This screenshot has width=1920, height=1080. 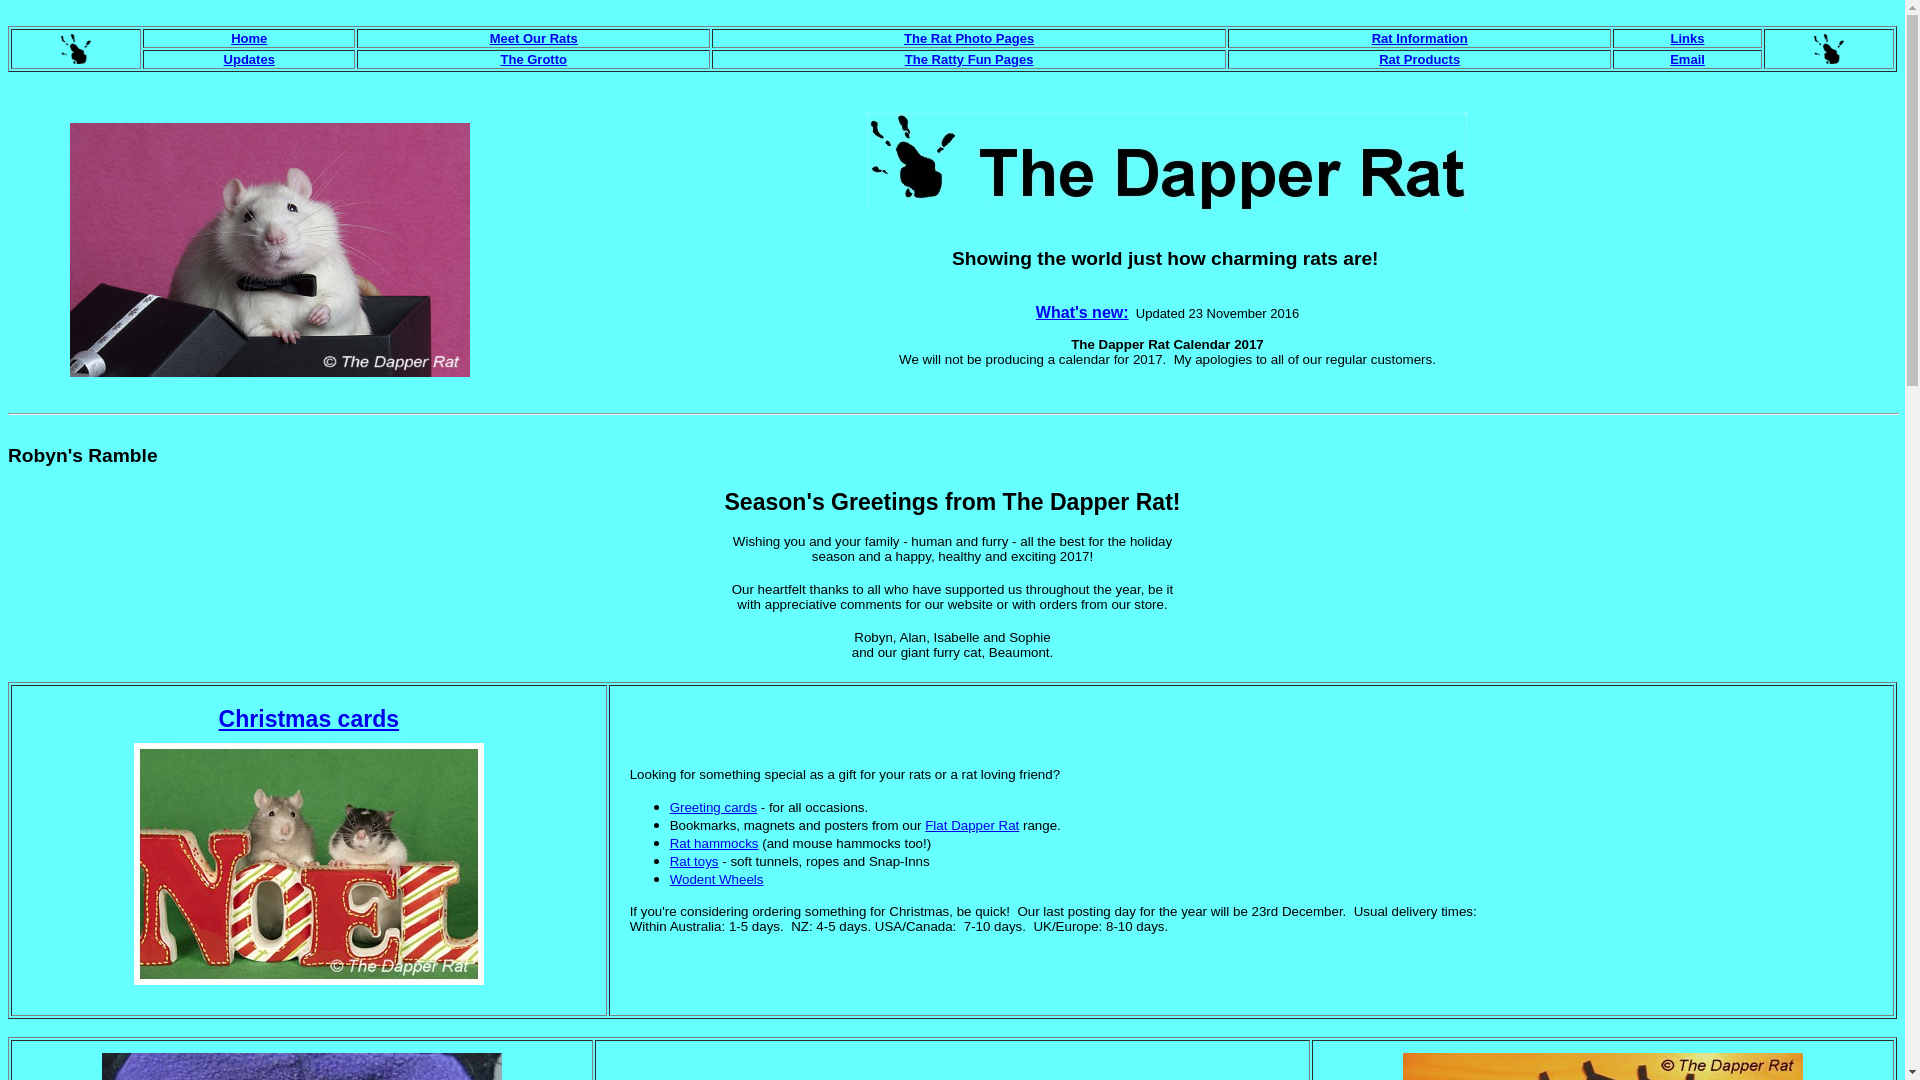 What do you see at coordinates (904, 58) in the screenshot?
I see `'The Ratty Fun Pages'` at bounding box center [904, 58].